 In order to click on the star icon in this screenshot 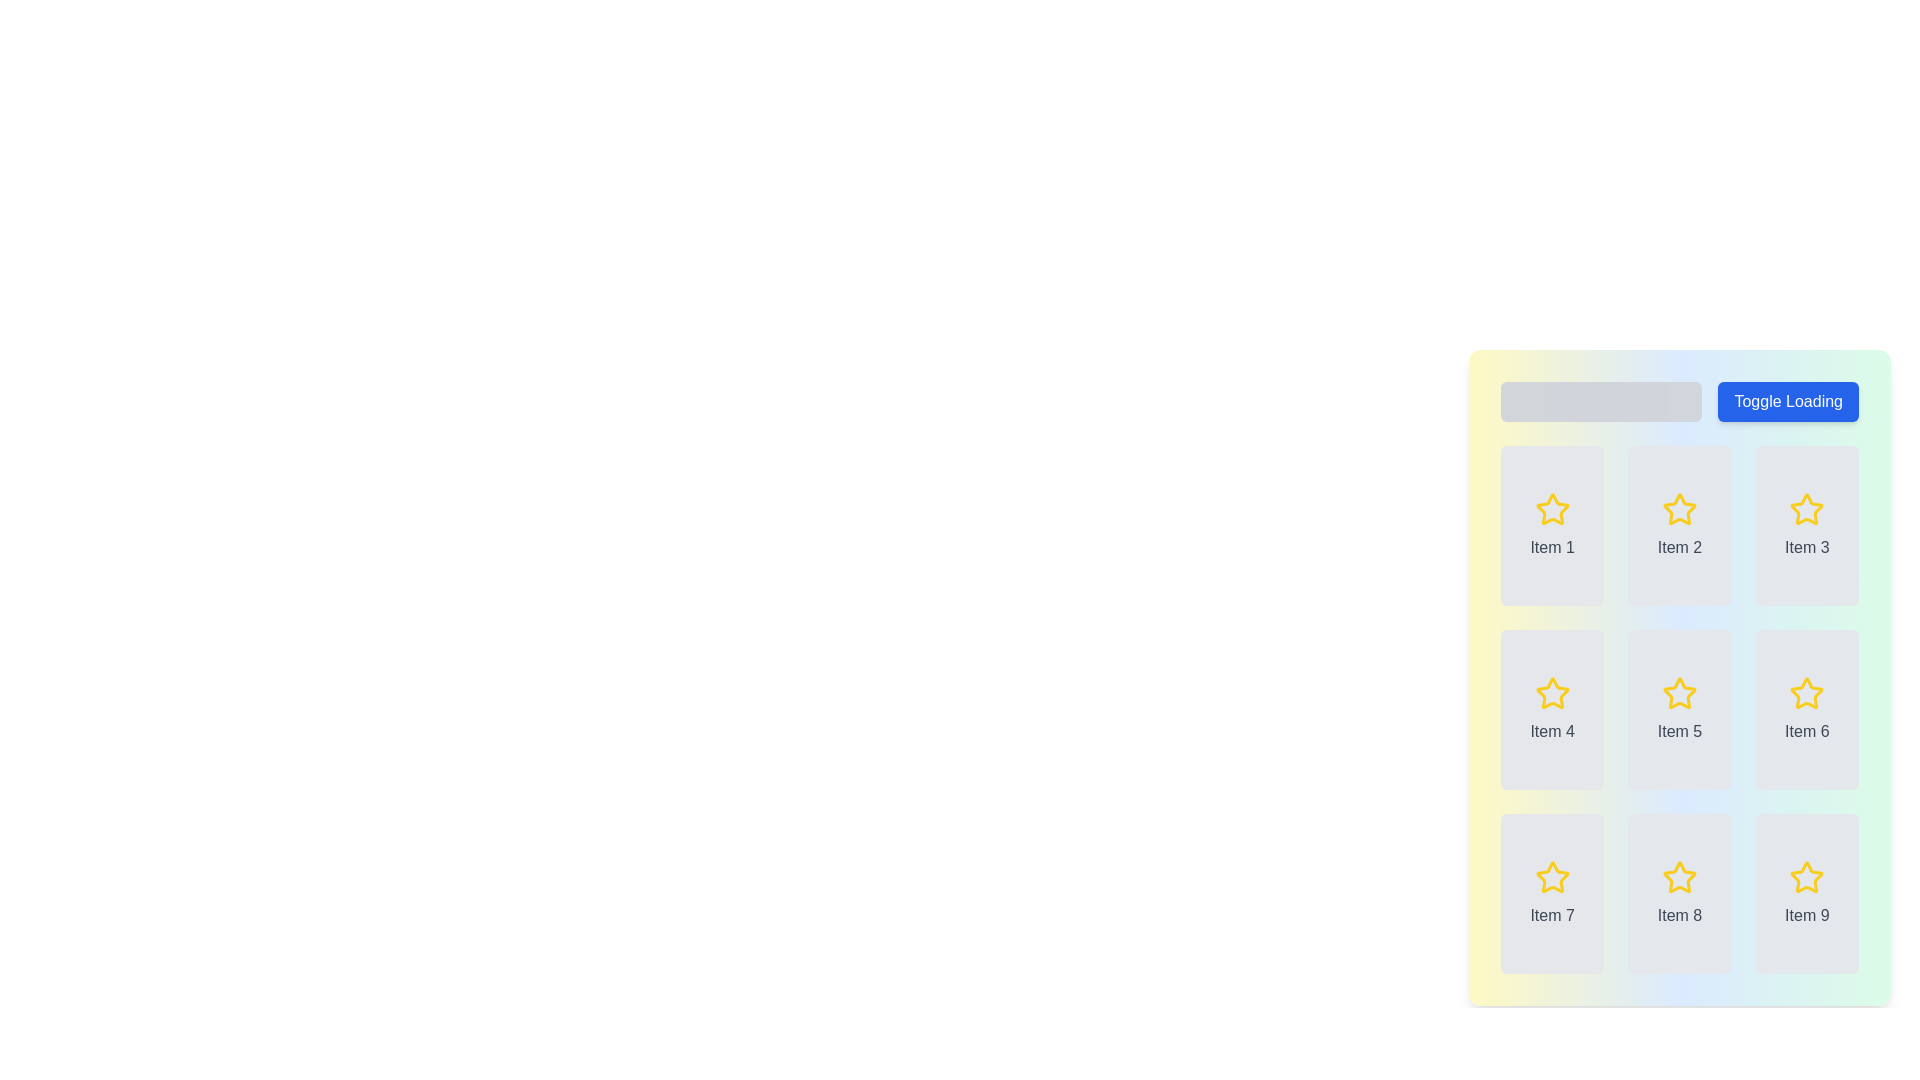, I will do `click(1680, 693)`.